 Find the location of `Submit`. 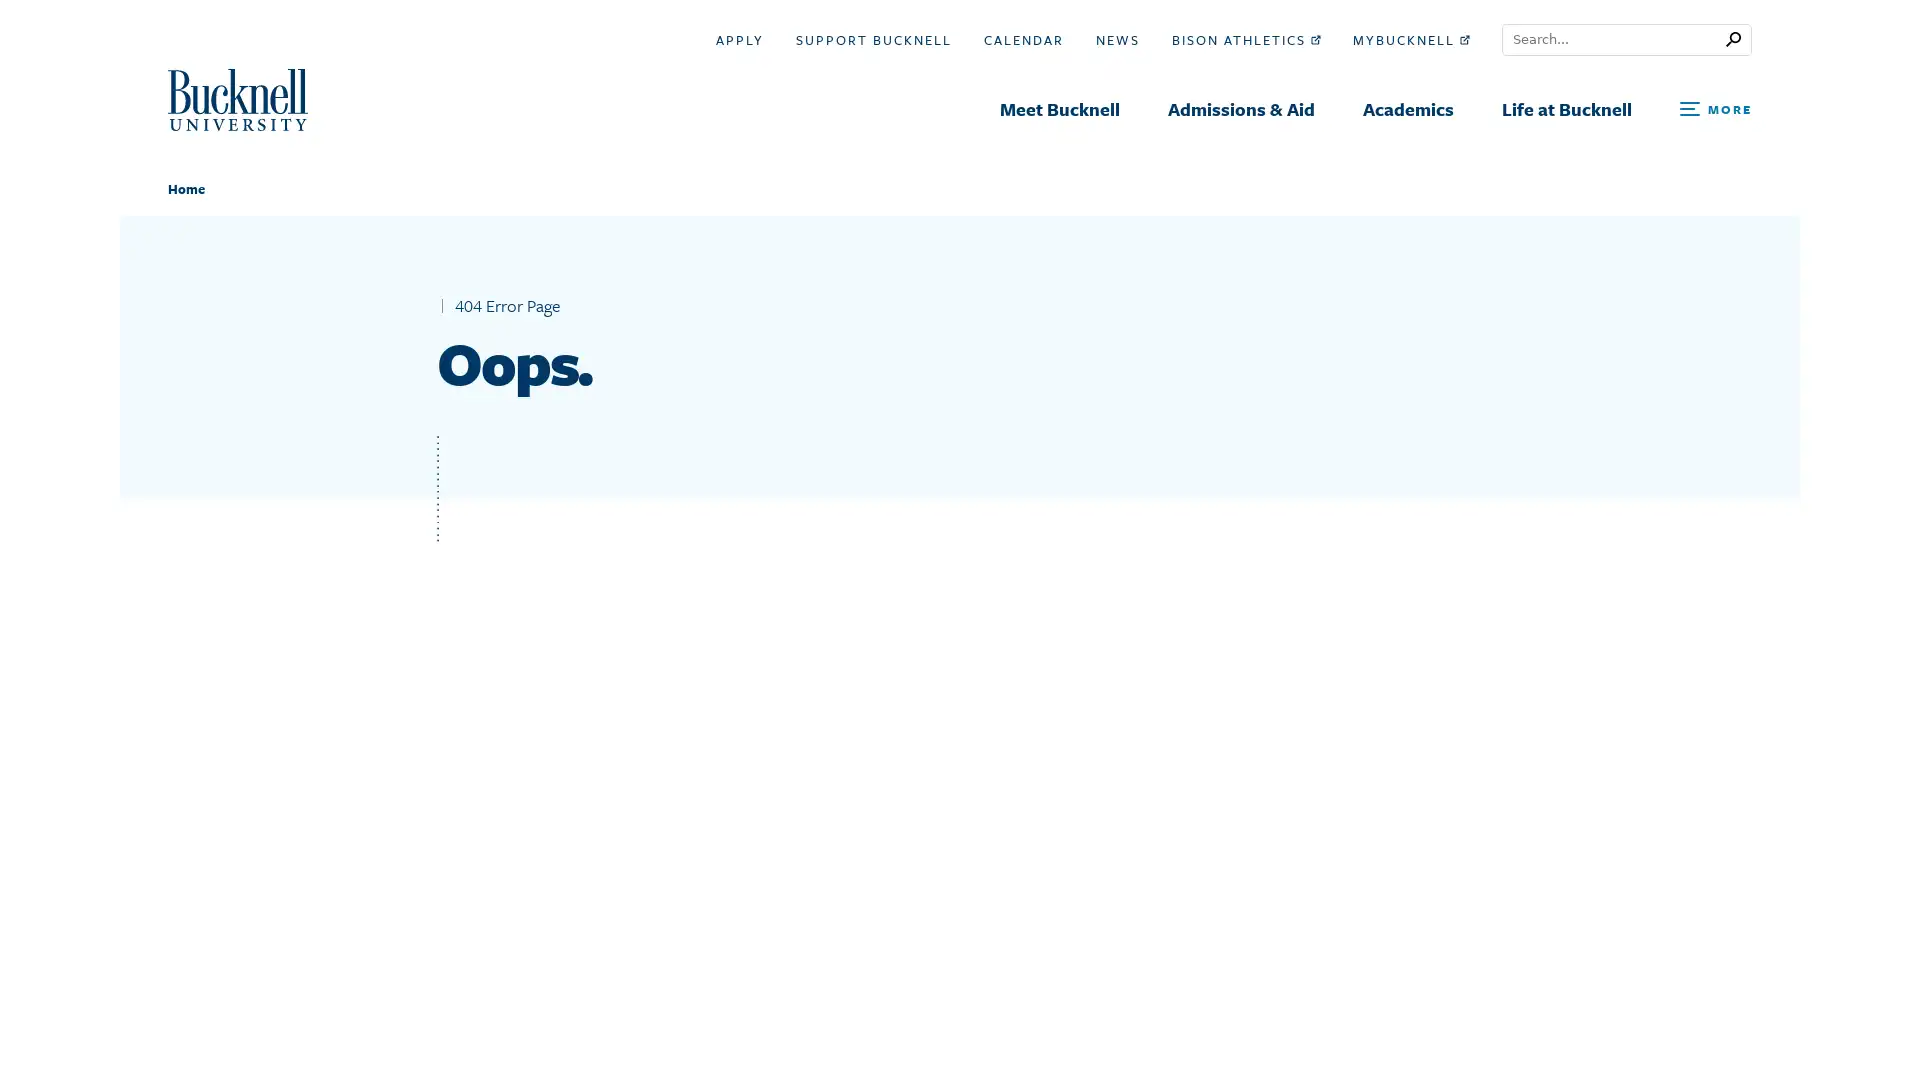

Submit is located at coordinates (1737, 39).